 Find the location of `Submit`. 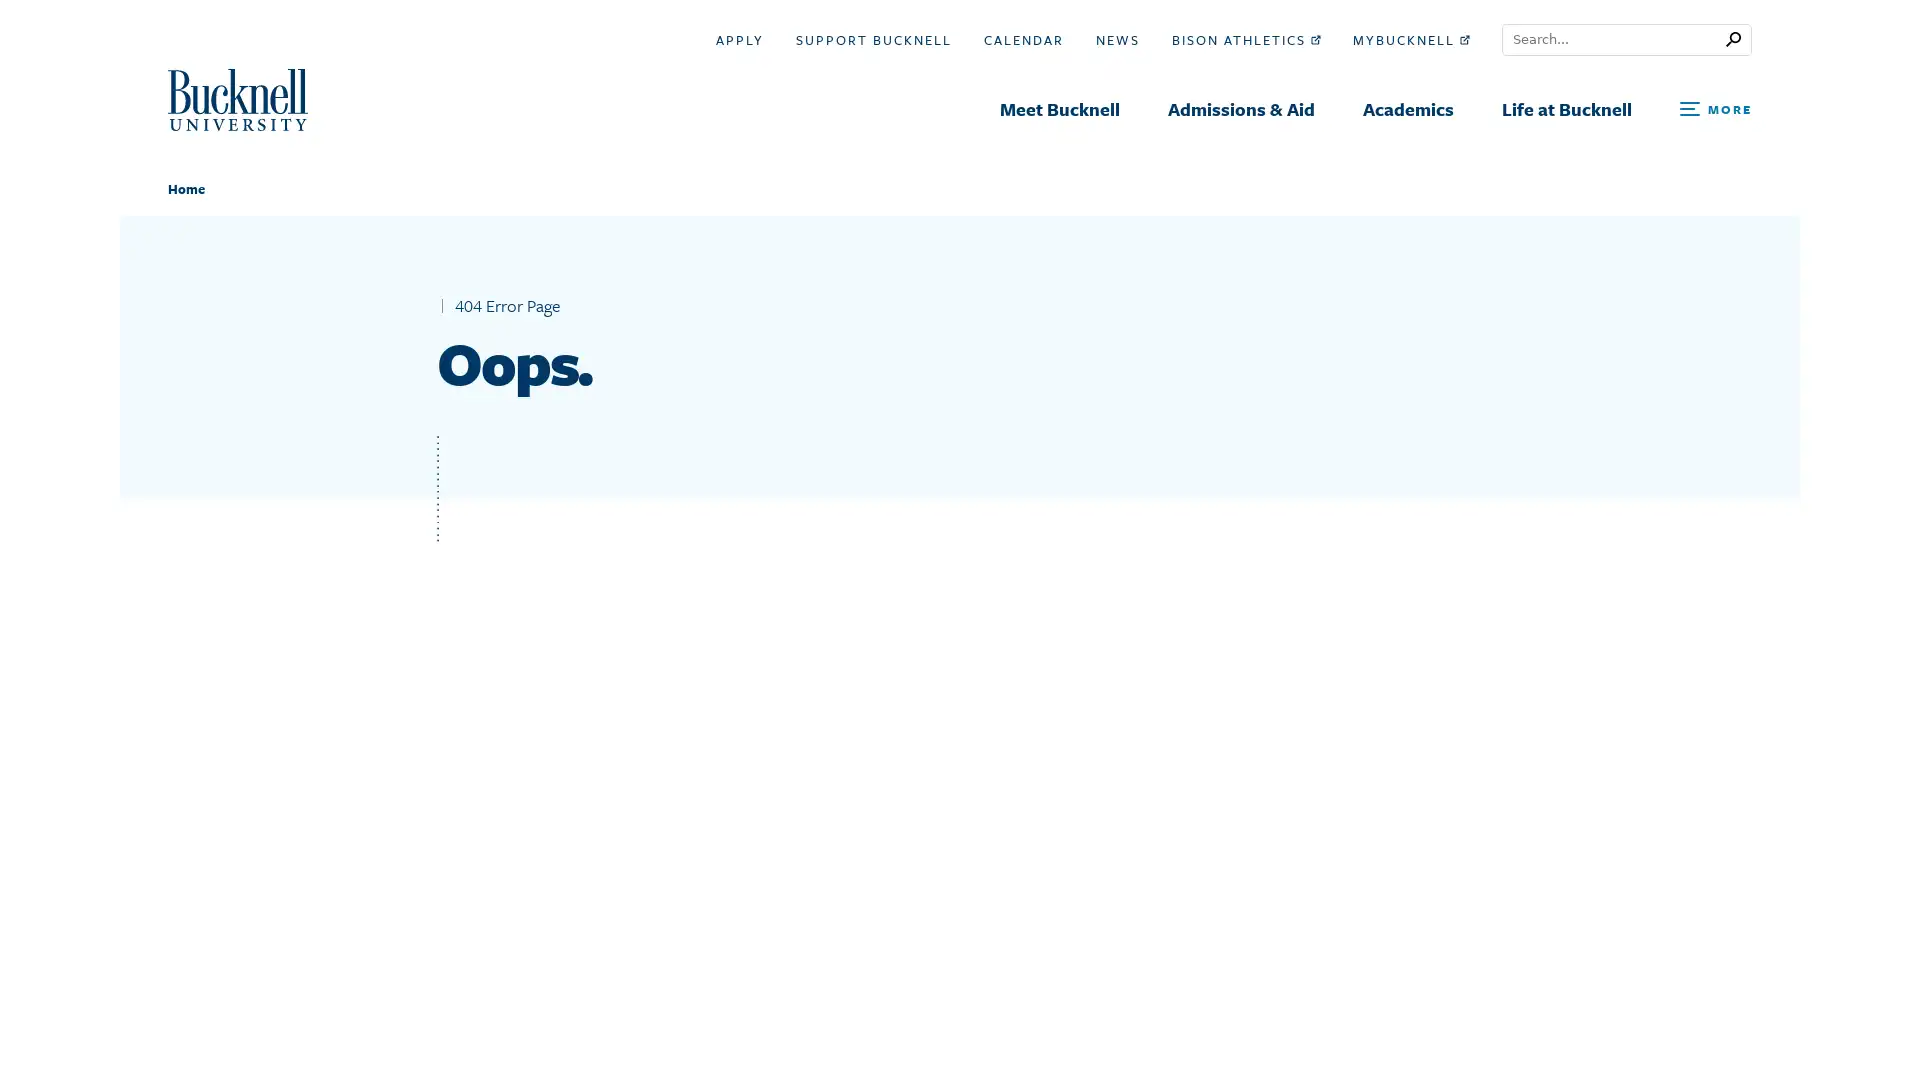

Submit is located at coordinates (1737, 39).